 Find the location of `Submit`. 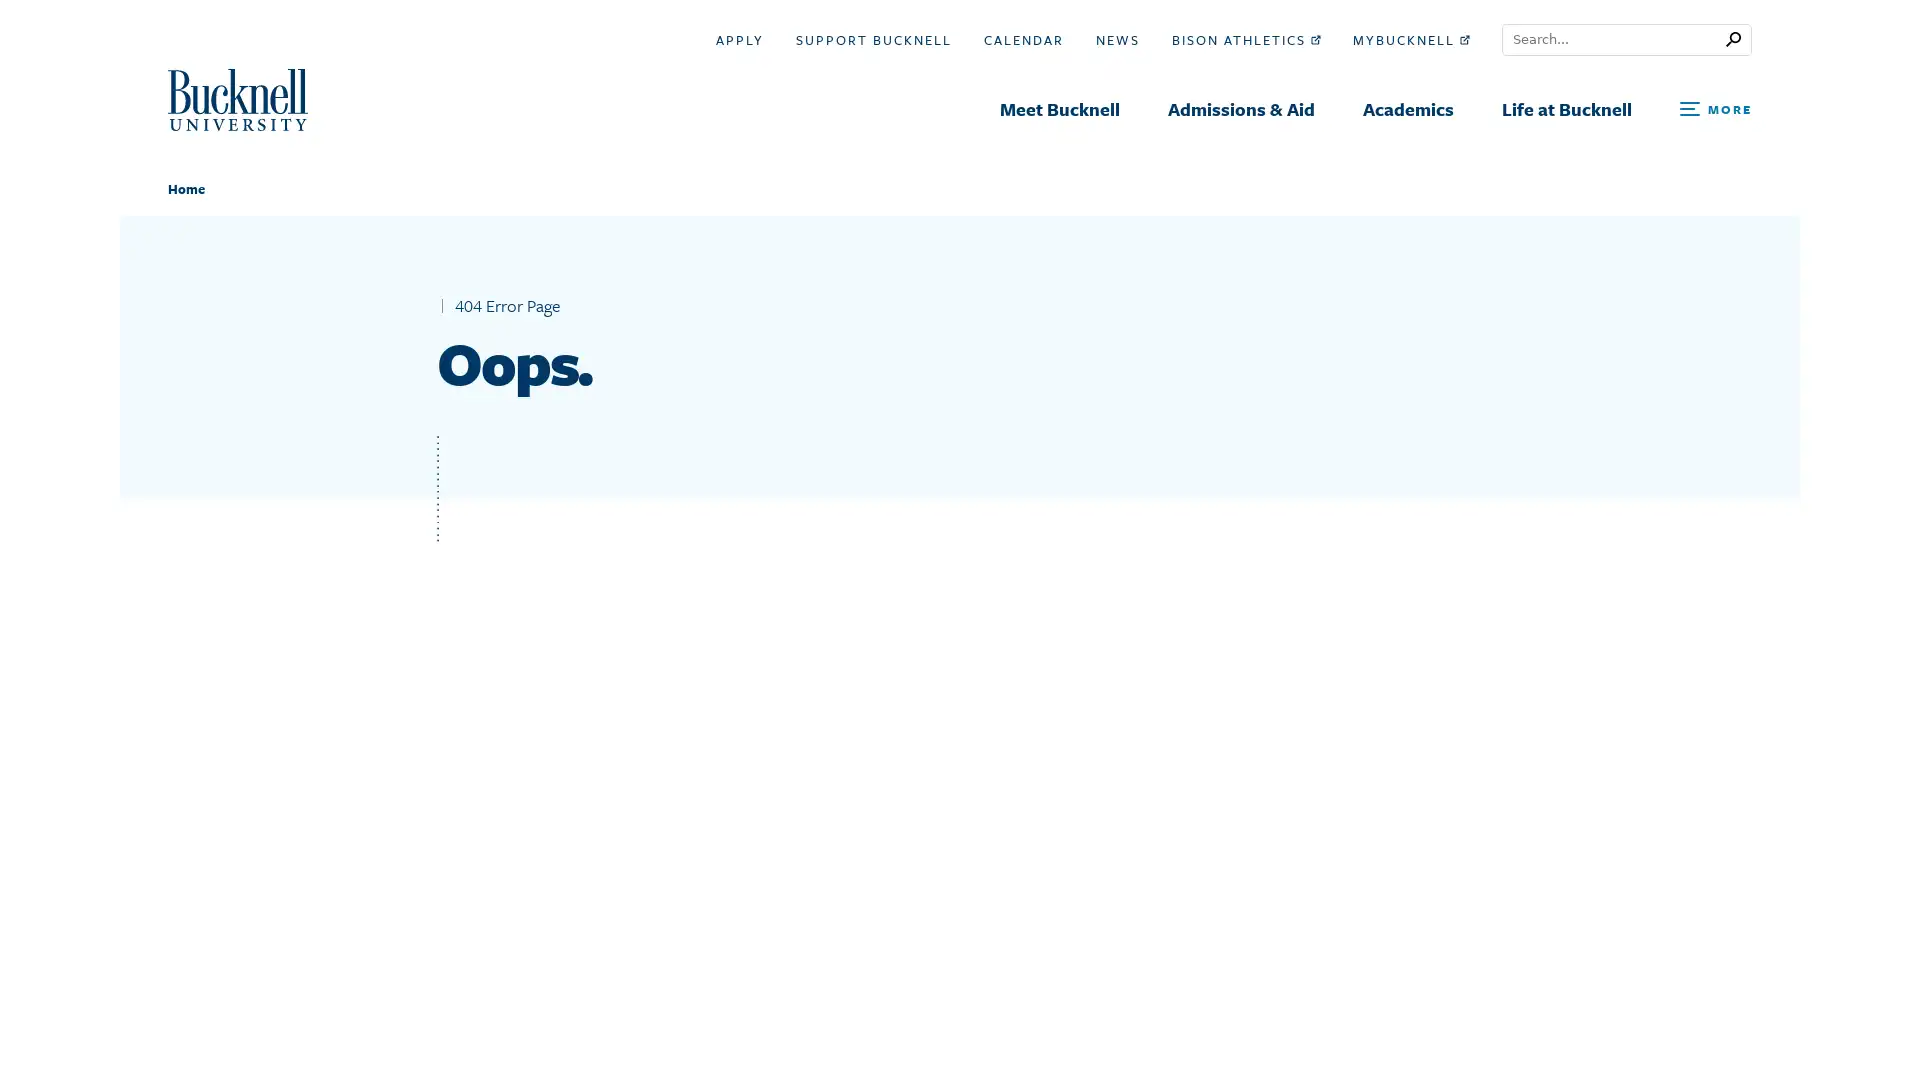

Submit is located at coordinates (1737, 39).